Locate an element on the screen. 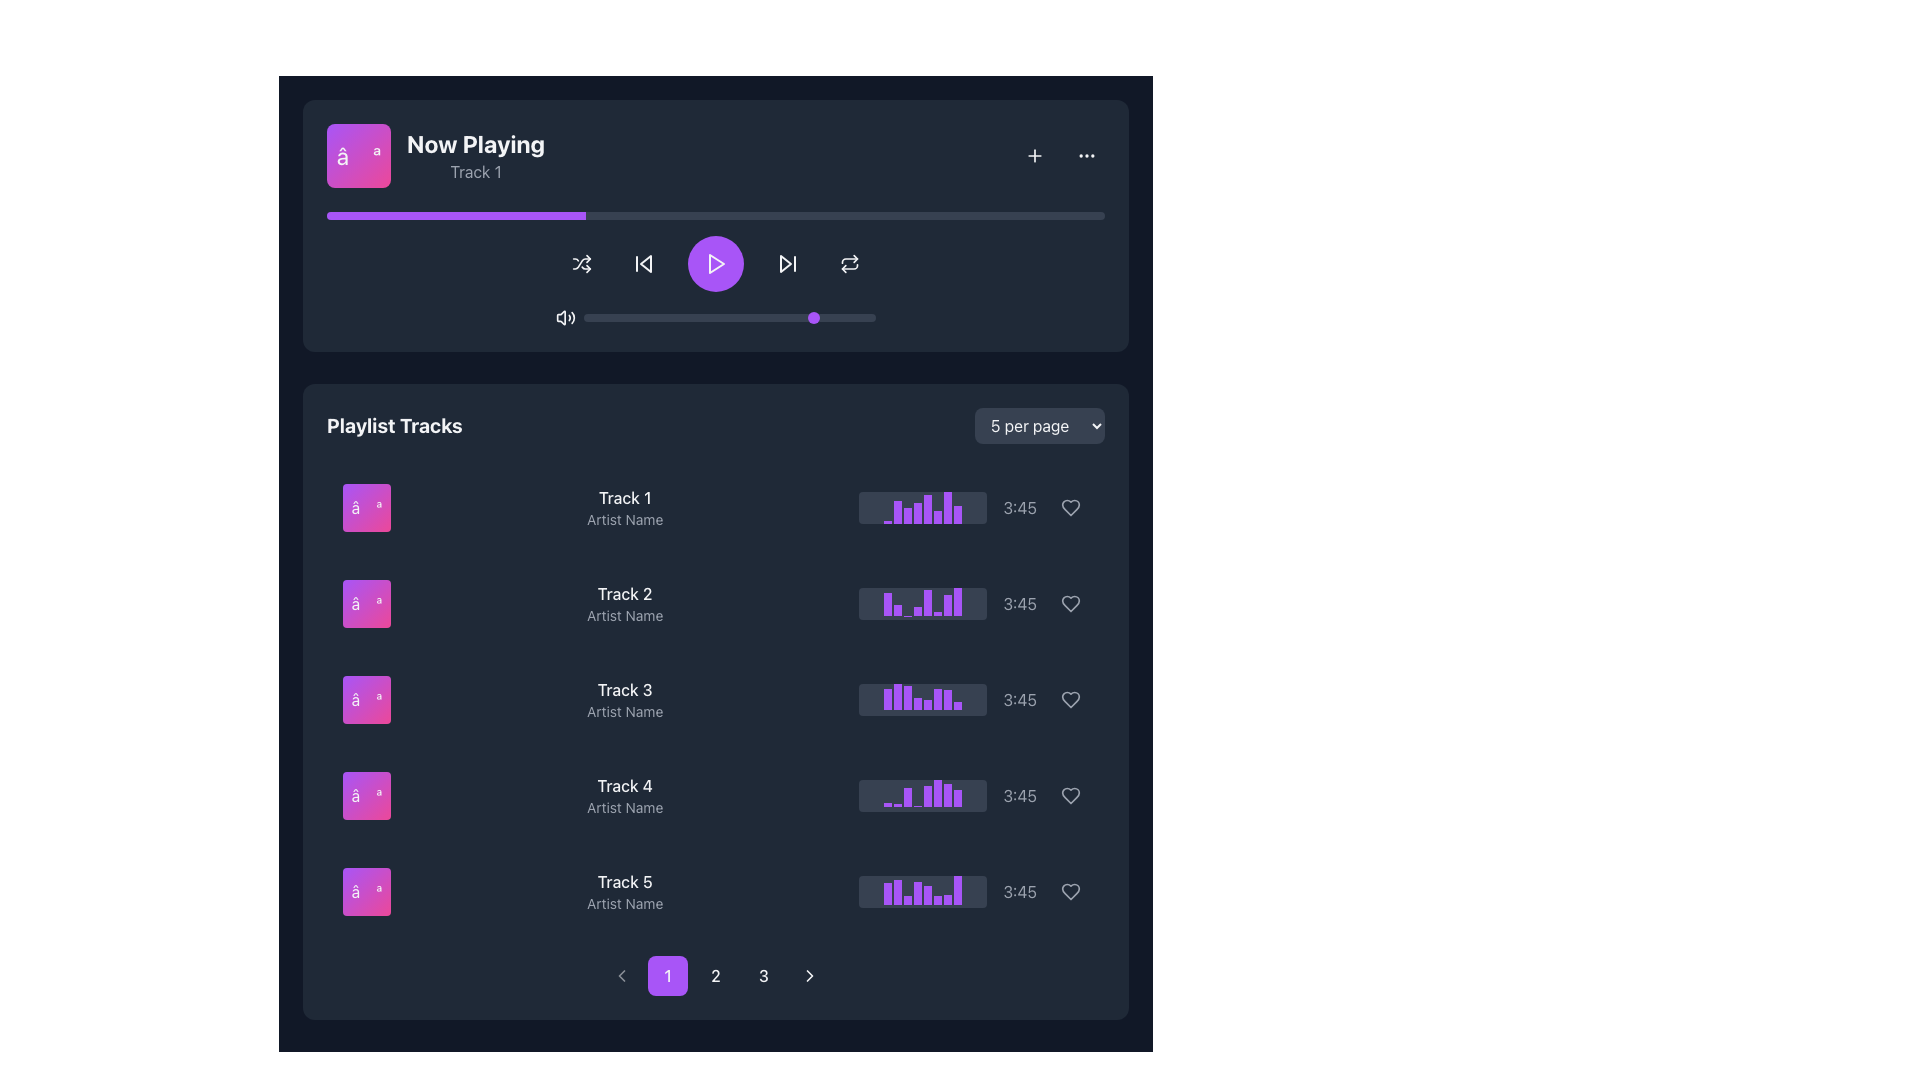 Image resolution: width=1920 pixels, height=1080 pixels. the text label indicating the duration of the first track in the playlist, located between the bar chart and the heart icon is located at coordinates (1020, 507).